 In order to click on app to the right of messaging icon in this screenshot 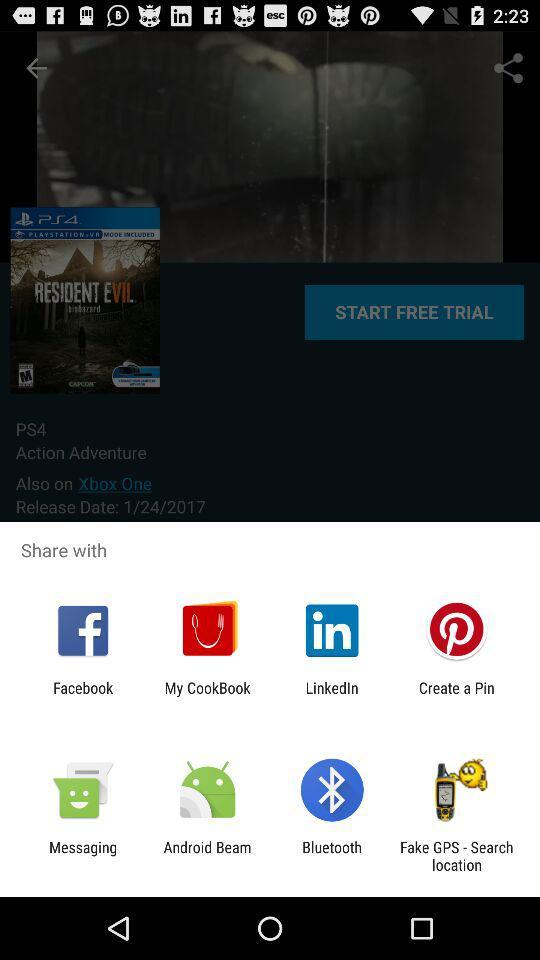, I will do `click(206, 855)`.